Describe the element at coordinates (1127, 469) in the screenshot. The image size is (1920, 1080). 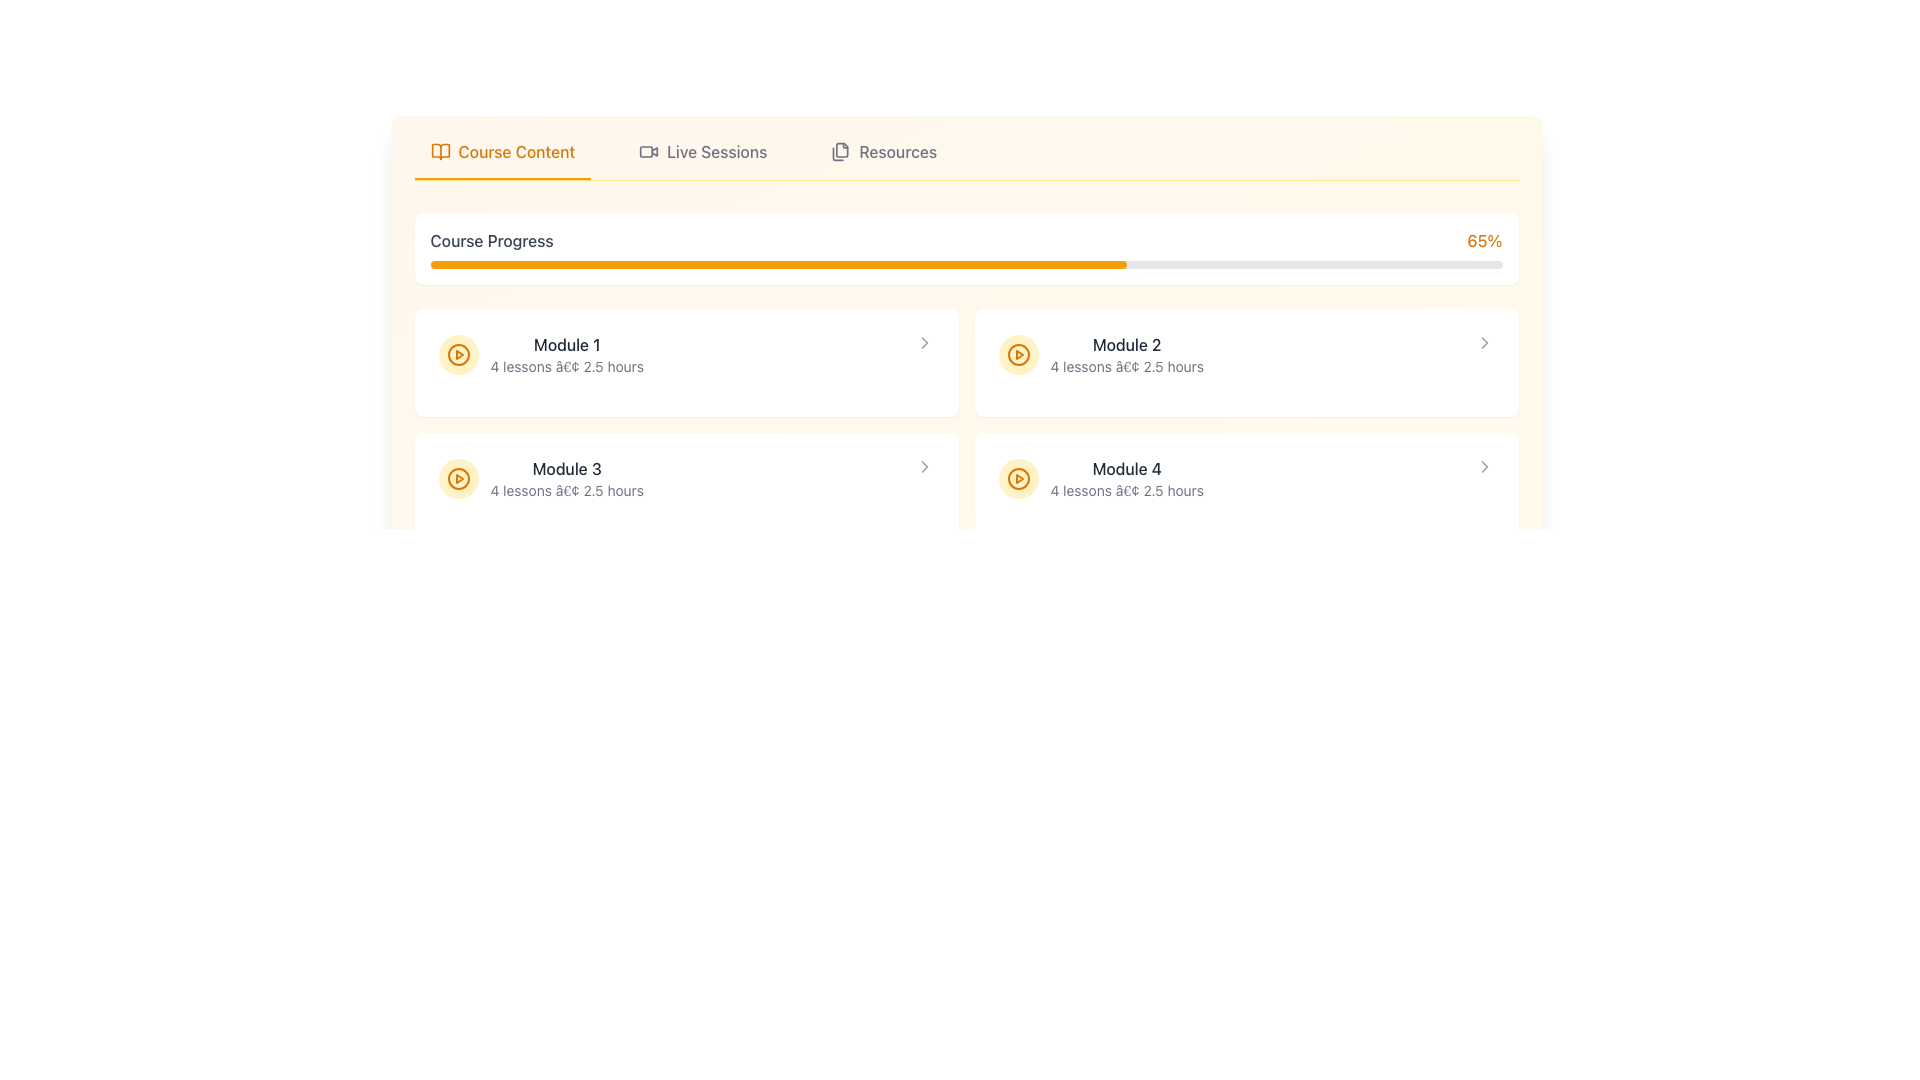
I see `the text label displaying 'Module 4', located in the lower-right quadrant of the page, to interact with adjacent elements` at that location.